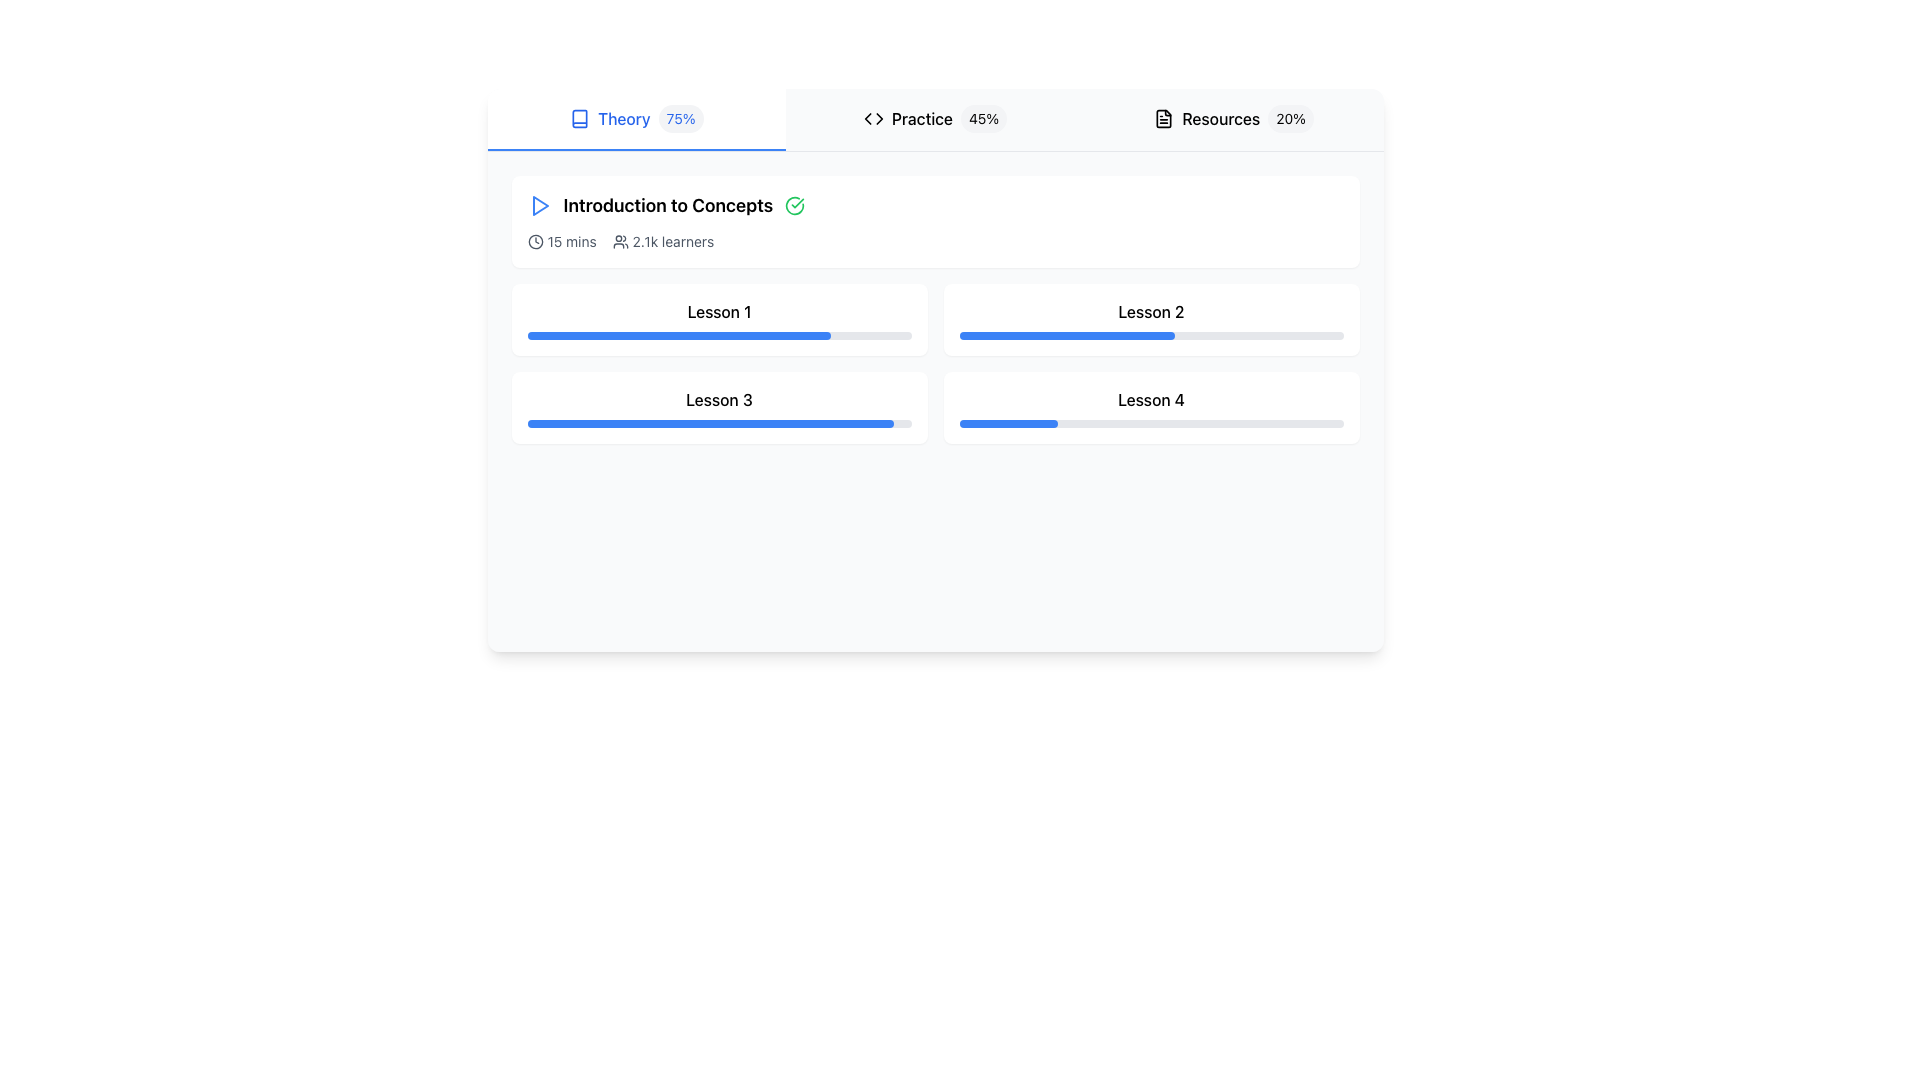 The image size is (1920, 1080). Describe the element at coordinates (719, 423) in the screenshot. I see `the current progress visually on the horizontal progress bar below the 'Lesson 3' label, which has a gray background and a blue filled portion` at that location.